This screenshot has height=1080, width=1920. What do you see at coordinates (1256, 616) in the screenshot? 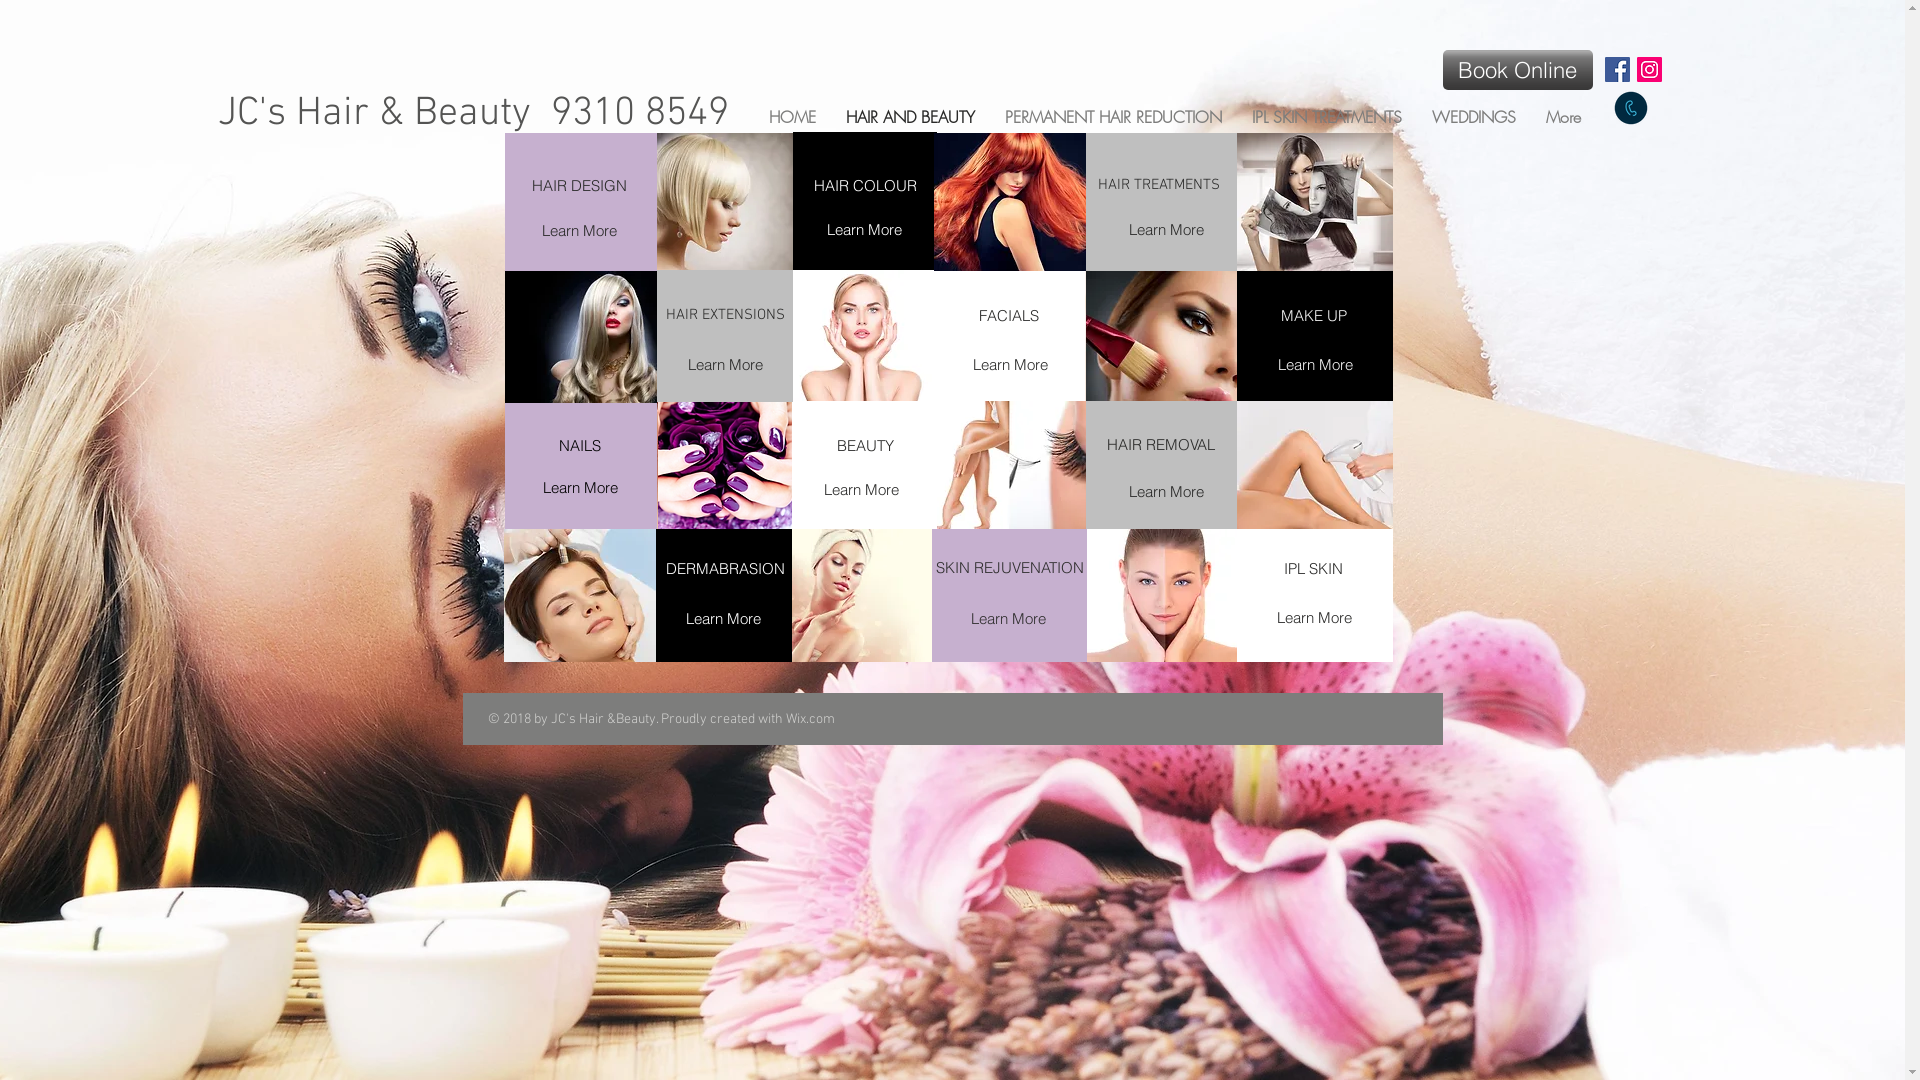
I see `'Learn More'` at bounding box center [1256, 616].